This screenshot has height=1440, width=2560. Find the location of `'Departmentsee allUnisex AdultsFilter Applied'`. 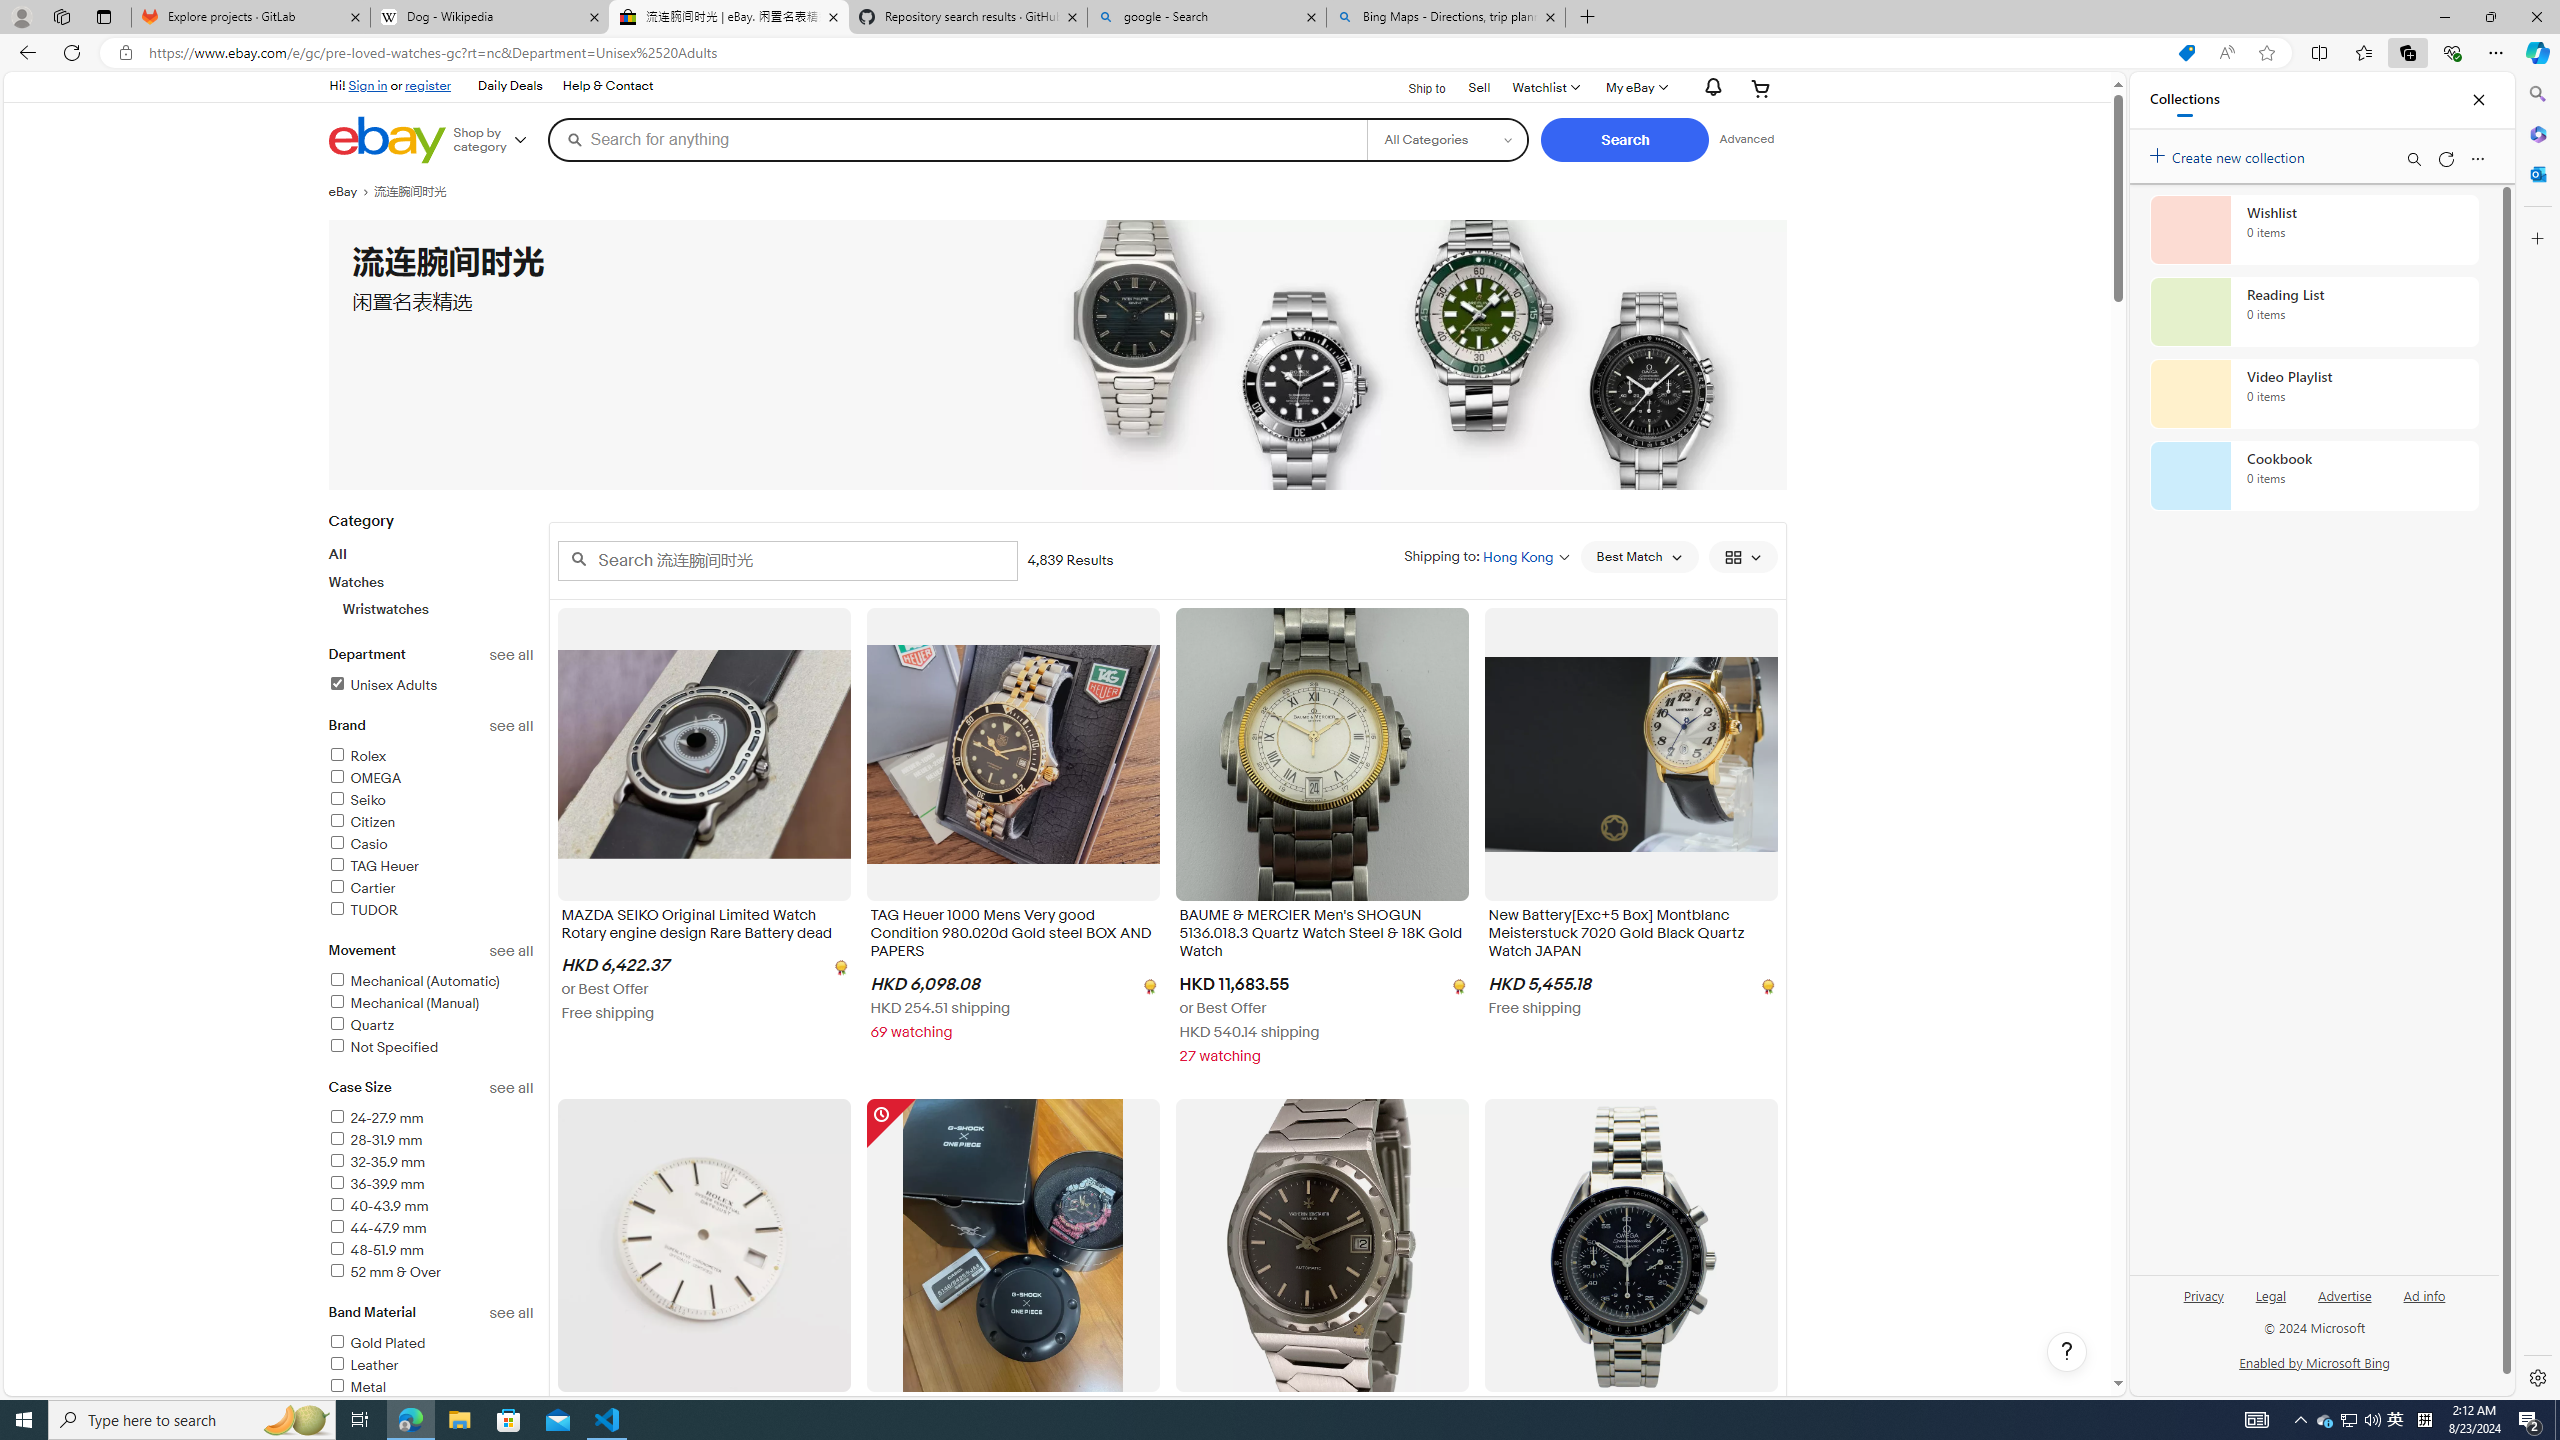

'Departmentsee allUnisex AdultsFilter Applied' is located at coordinates (431, 681).